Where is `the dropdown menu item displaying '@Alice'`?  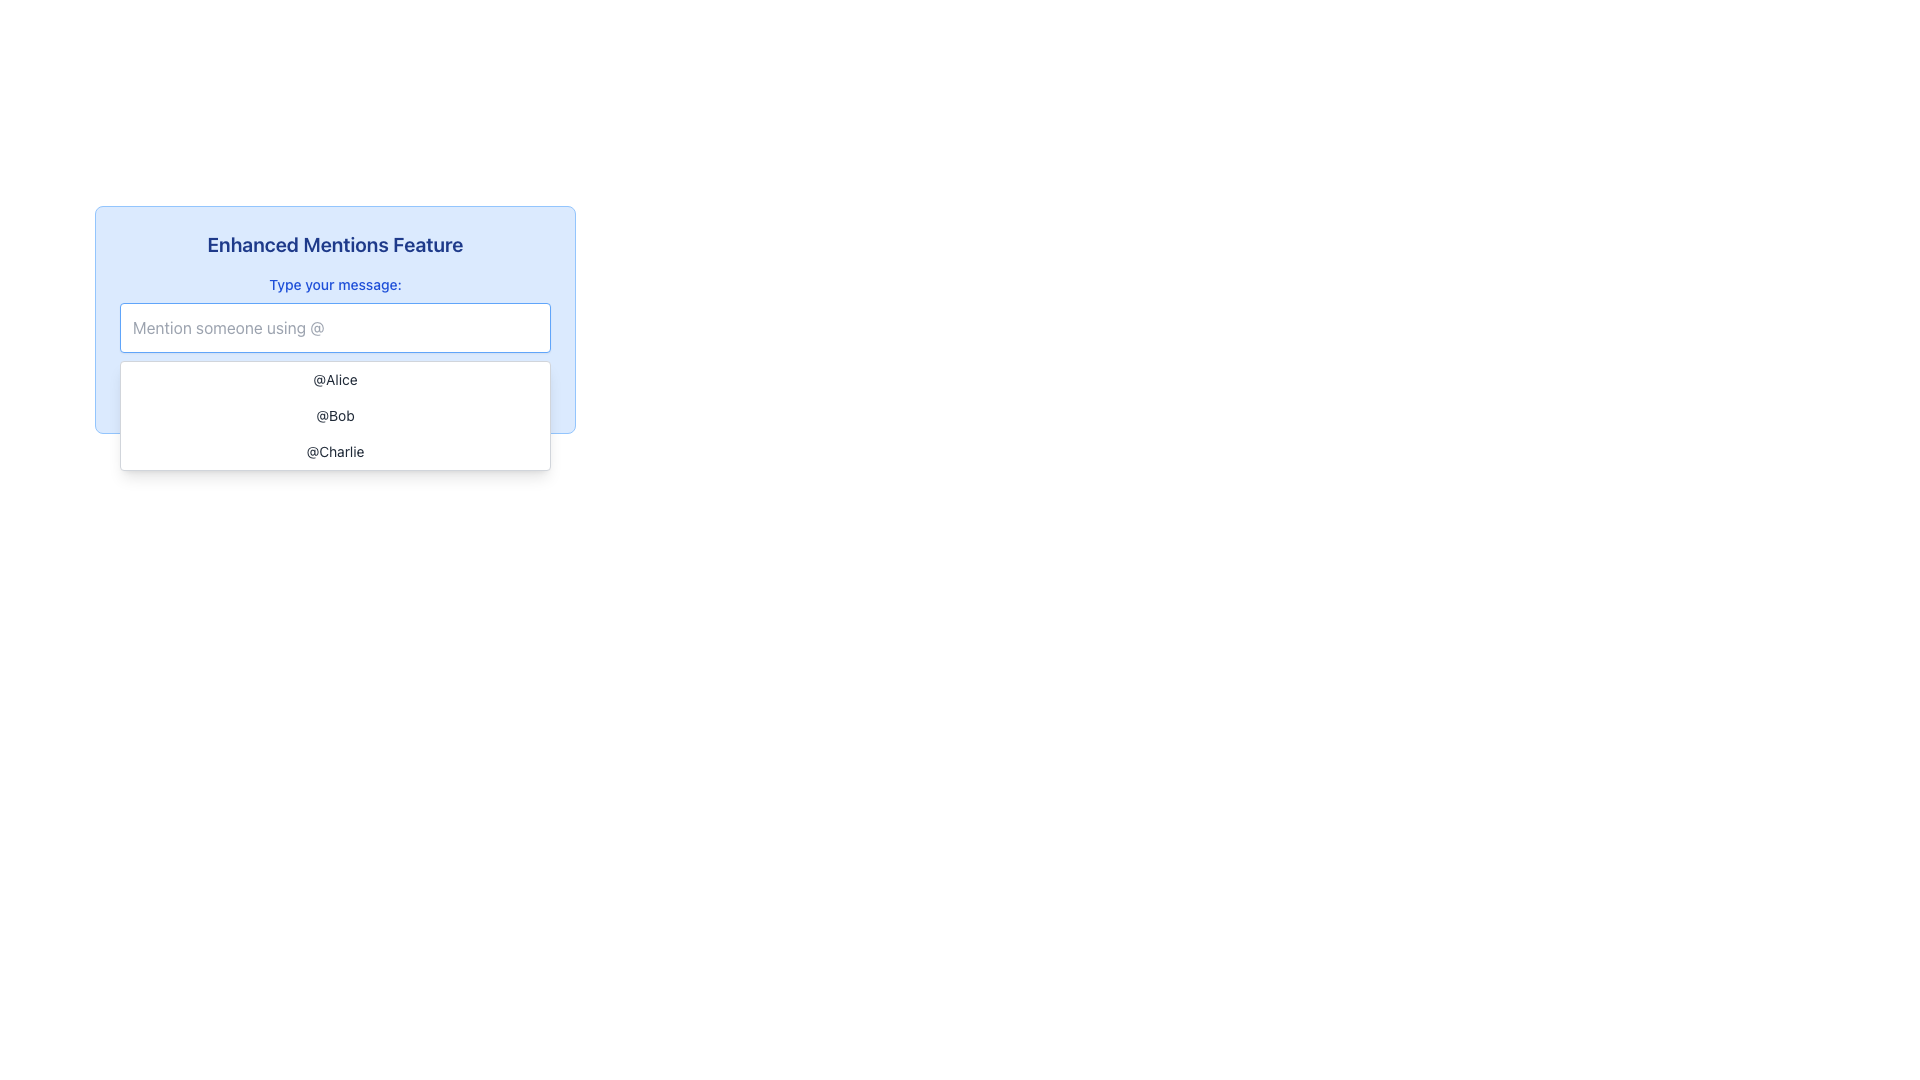 the dropdown menu item displaying '@Alice' is located at coordinates (335, 380).